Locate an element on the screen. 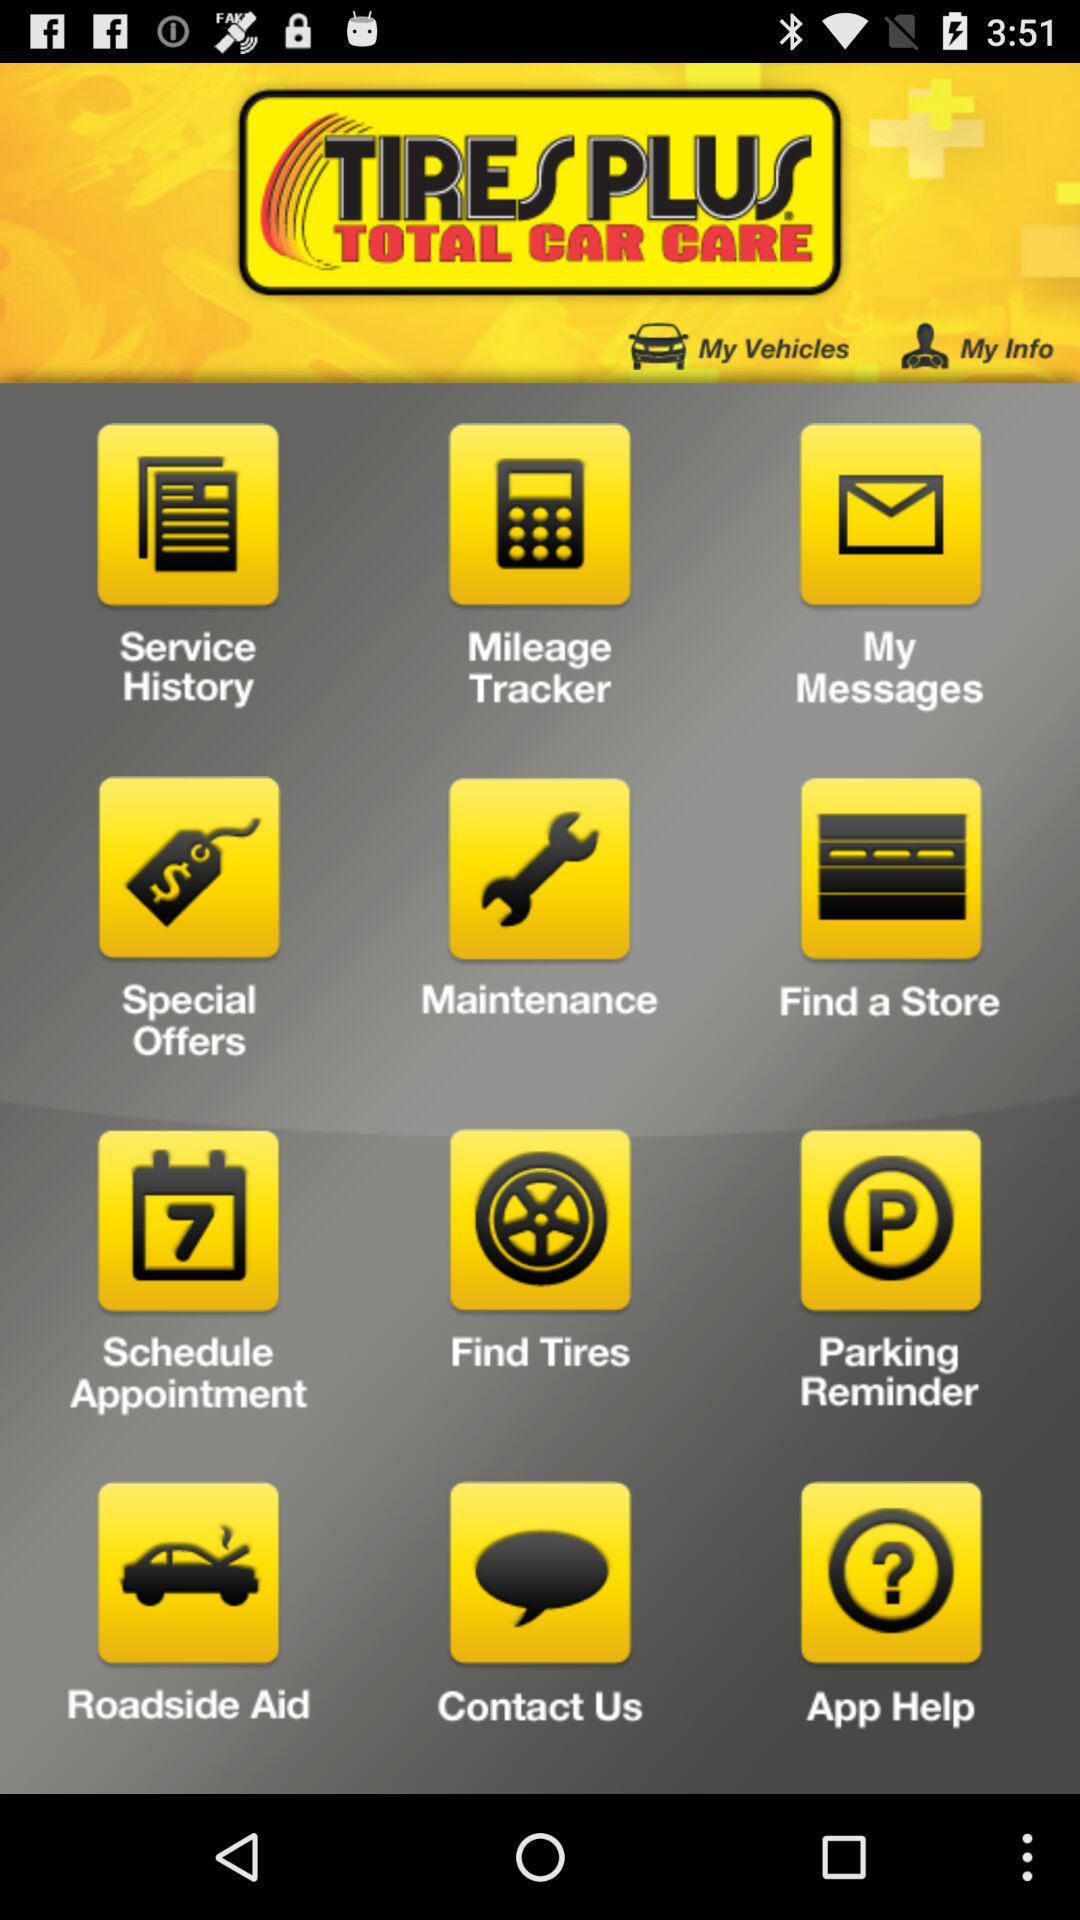 The height and width of the screenshot is (1920, 1080). mileage tracker is located at coordinates (540, 571).